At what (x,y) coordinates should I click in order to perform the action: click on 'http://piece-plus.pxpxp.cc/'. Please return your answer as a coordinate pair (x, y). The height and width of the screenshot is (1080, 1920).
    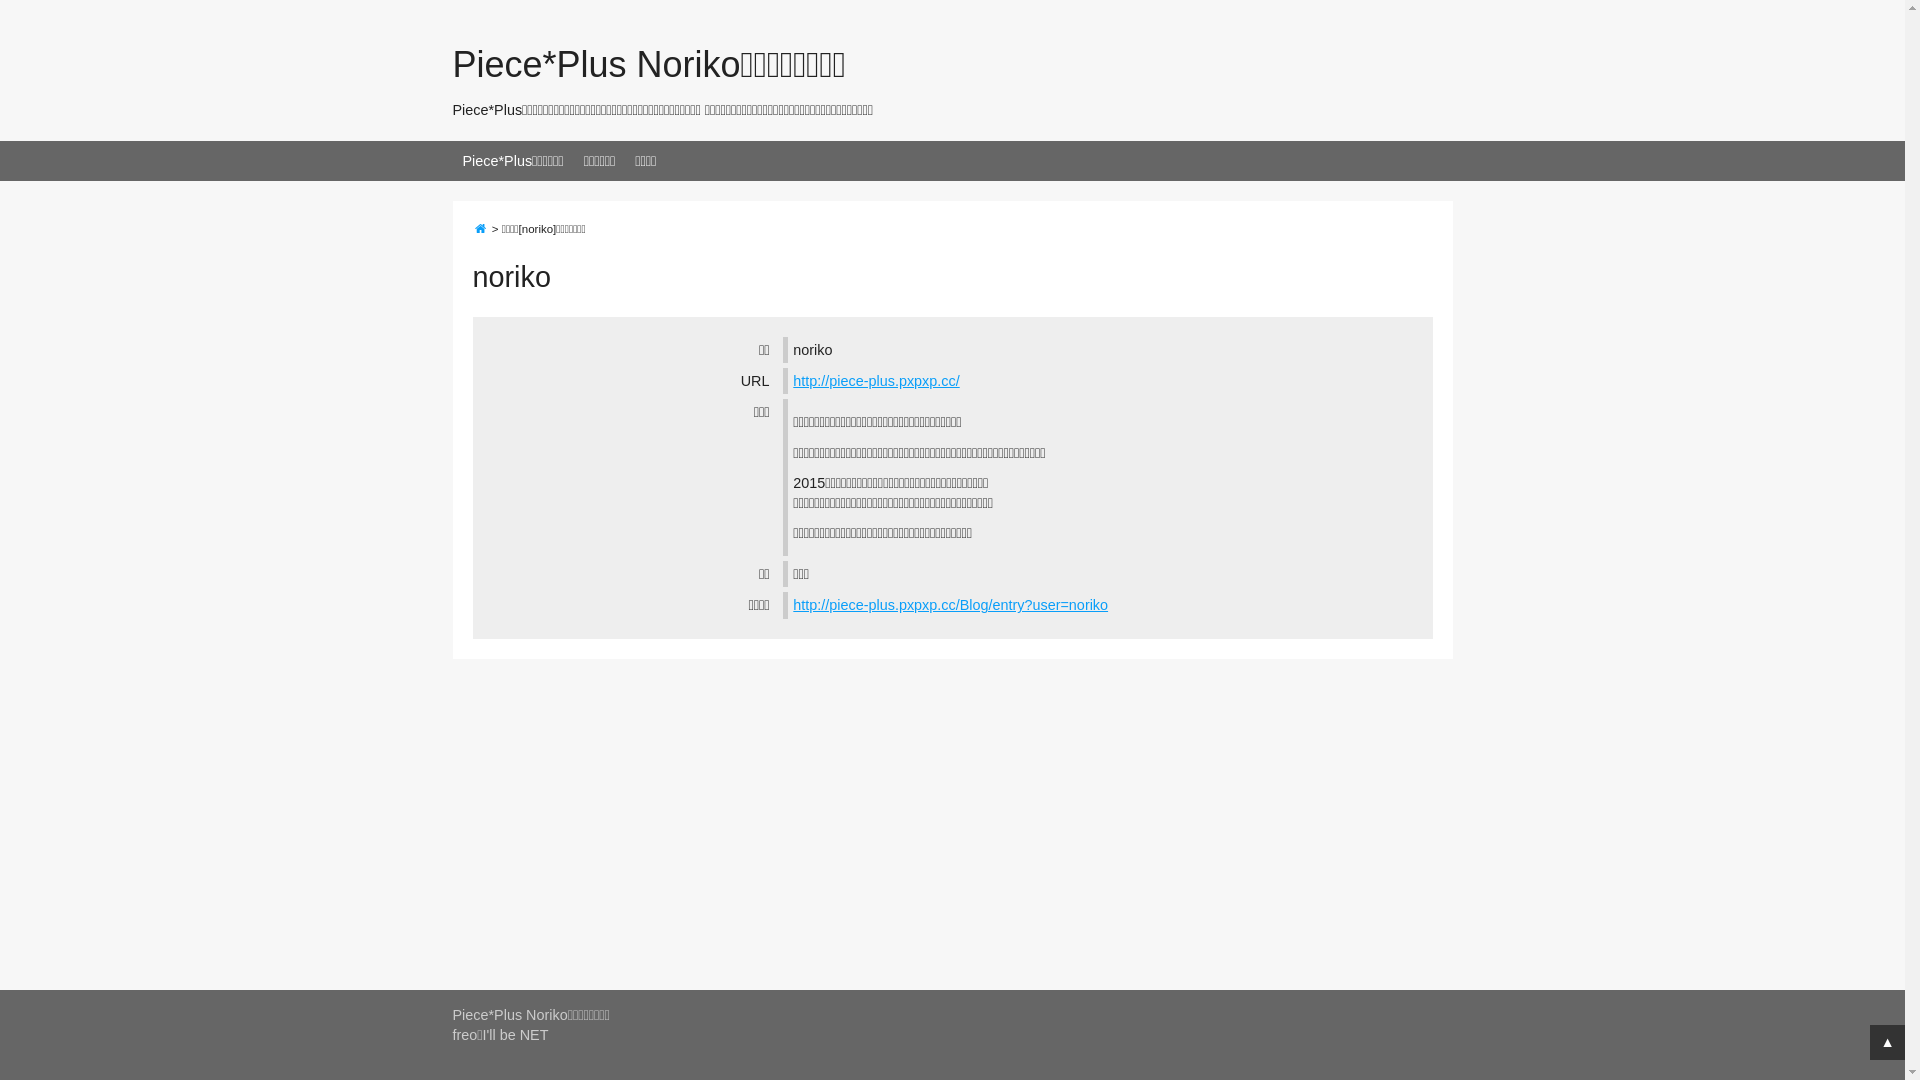
    Looking at the image, I should click on (875, 381).